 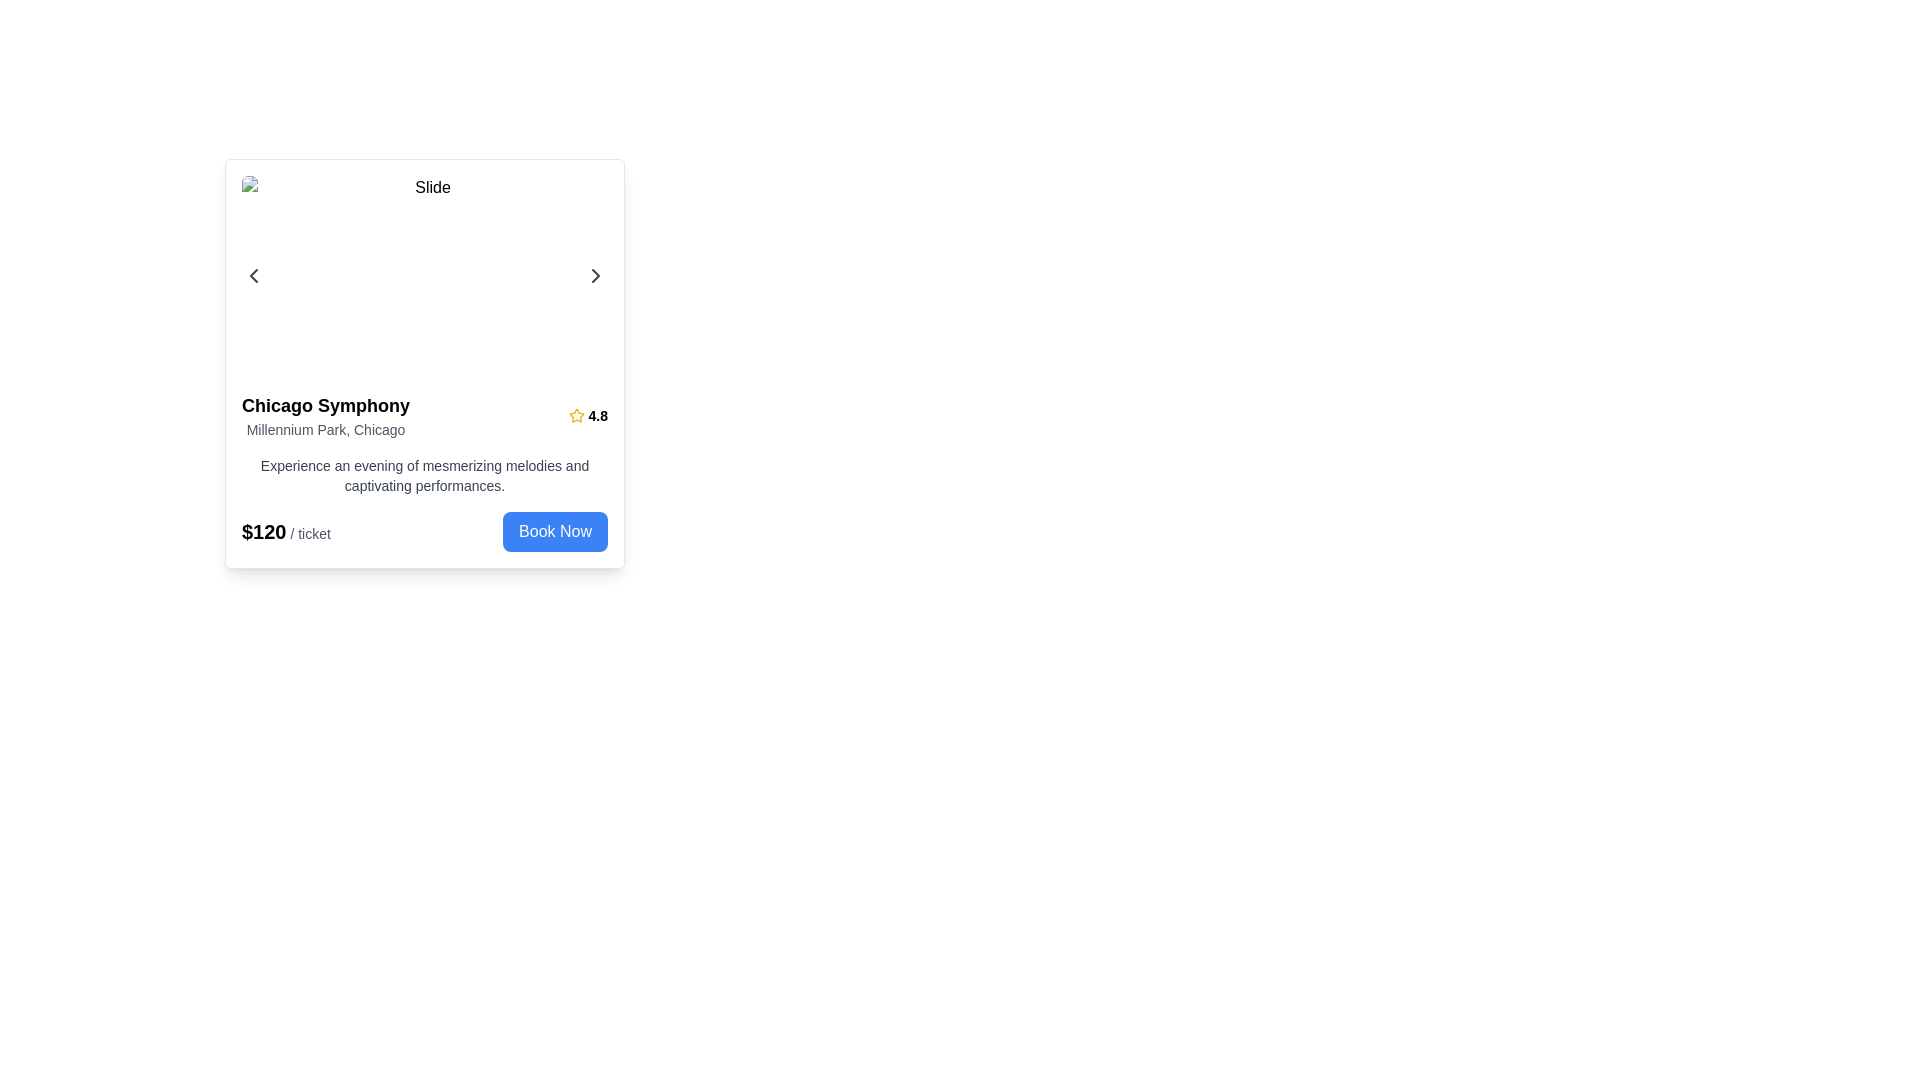 What do you see at coordinates (575, 415) in the screenshot?
I see `the small hollow outline yellow star icon located to the left of the text '4.8' in the top-right region of the main card below the title 'Chicago Symphony'` at bounding box center [575, 415].